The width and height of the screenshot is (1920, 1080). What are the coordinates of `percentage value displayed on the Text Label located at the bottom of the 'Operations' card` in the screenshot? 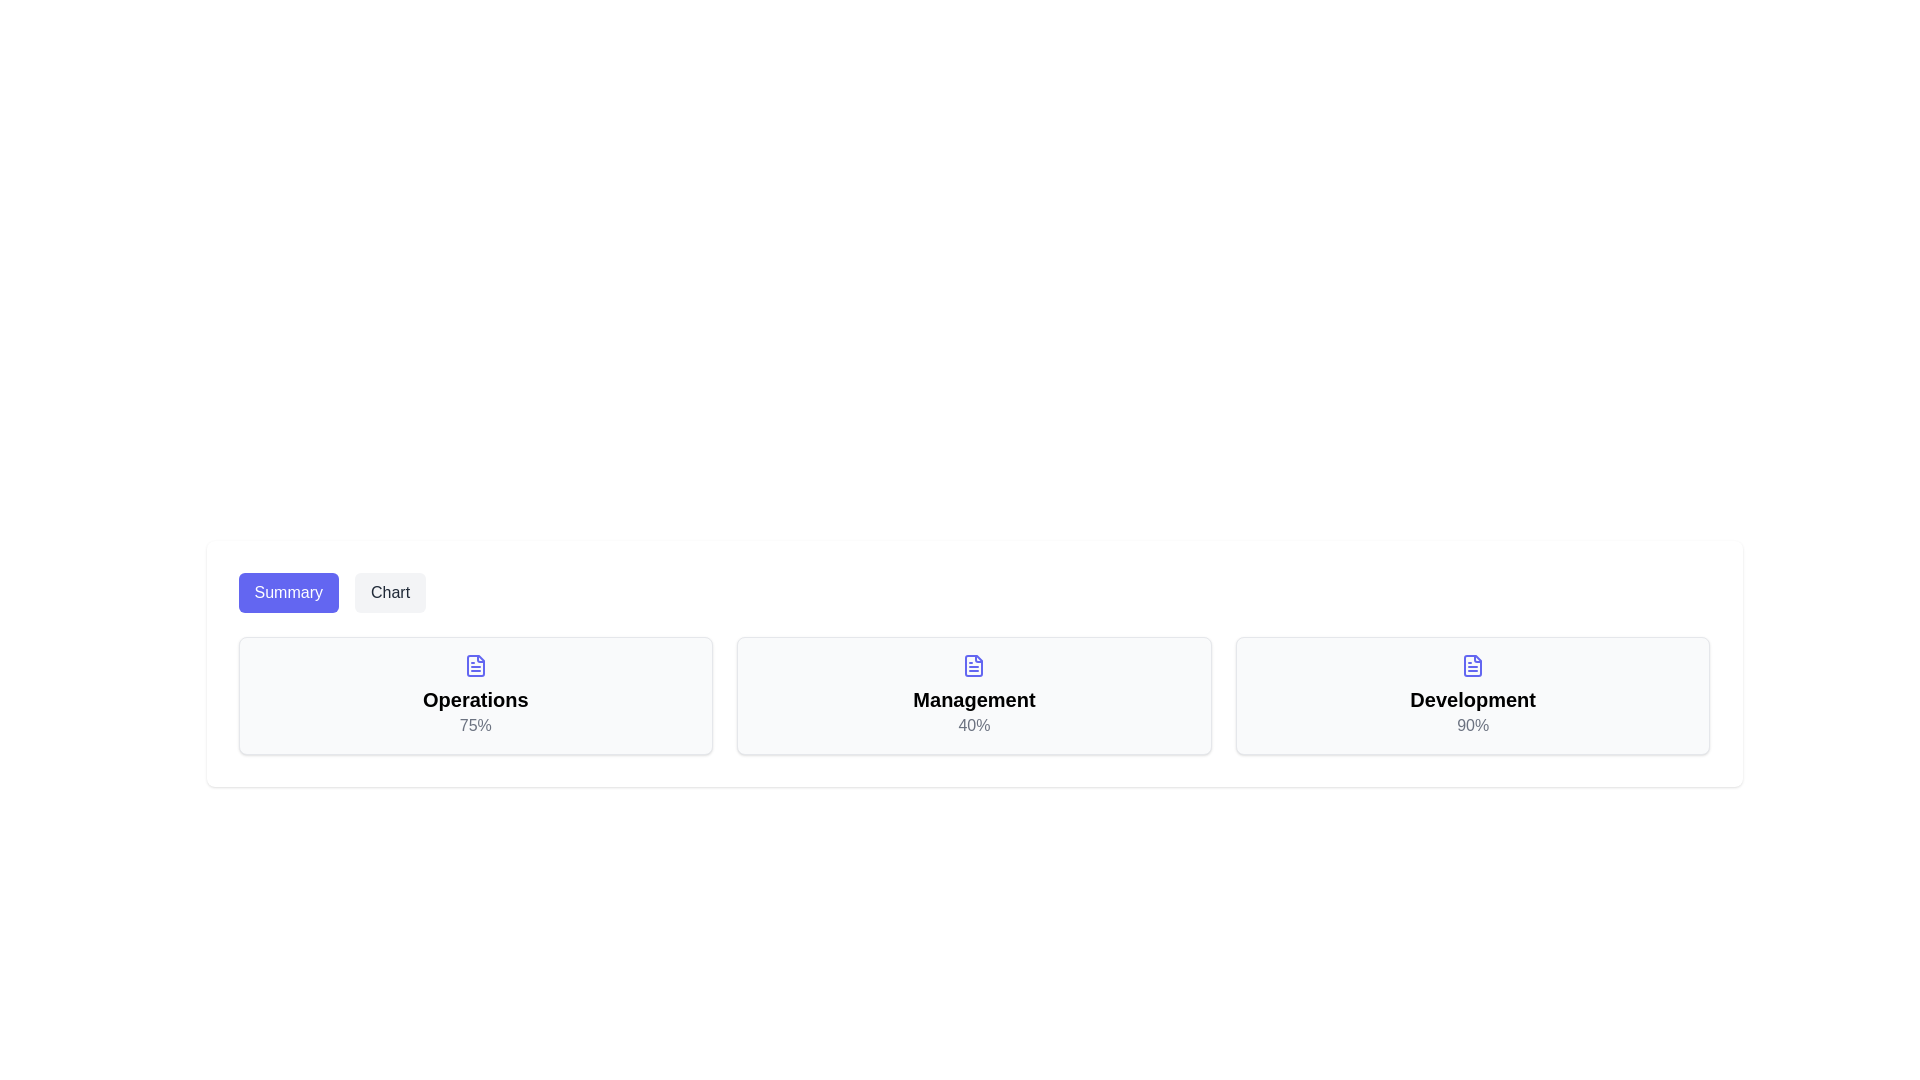 It's located at (474, 725).